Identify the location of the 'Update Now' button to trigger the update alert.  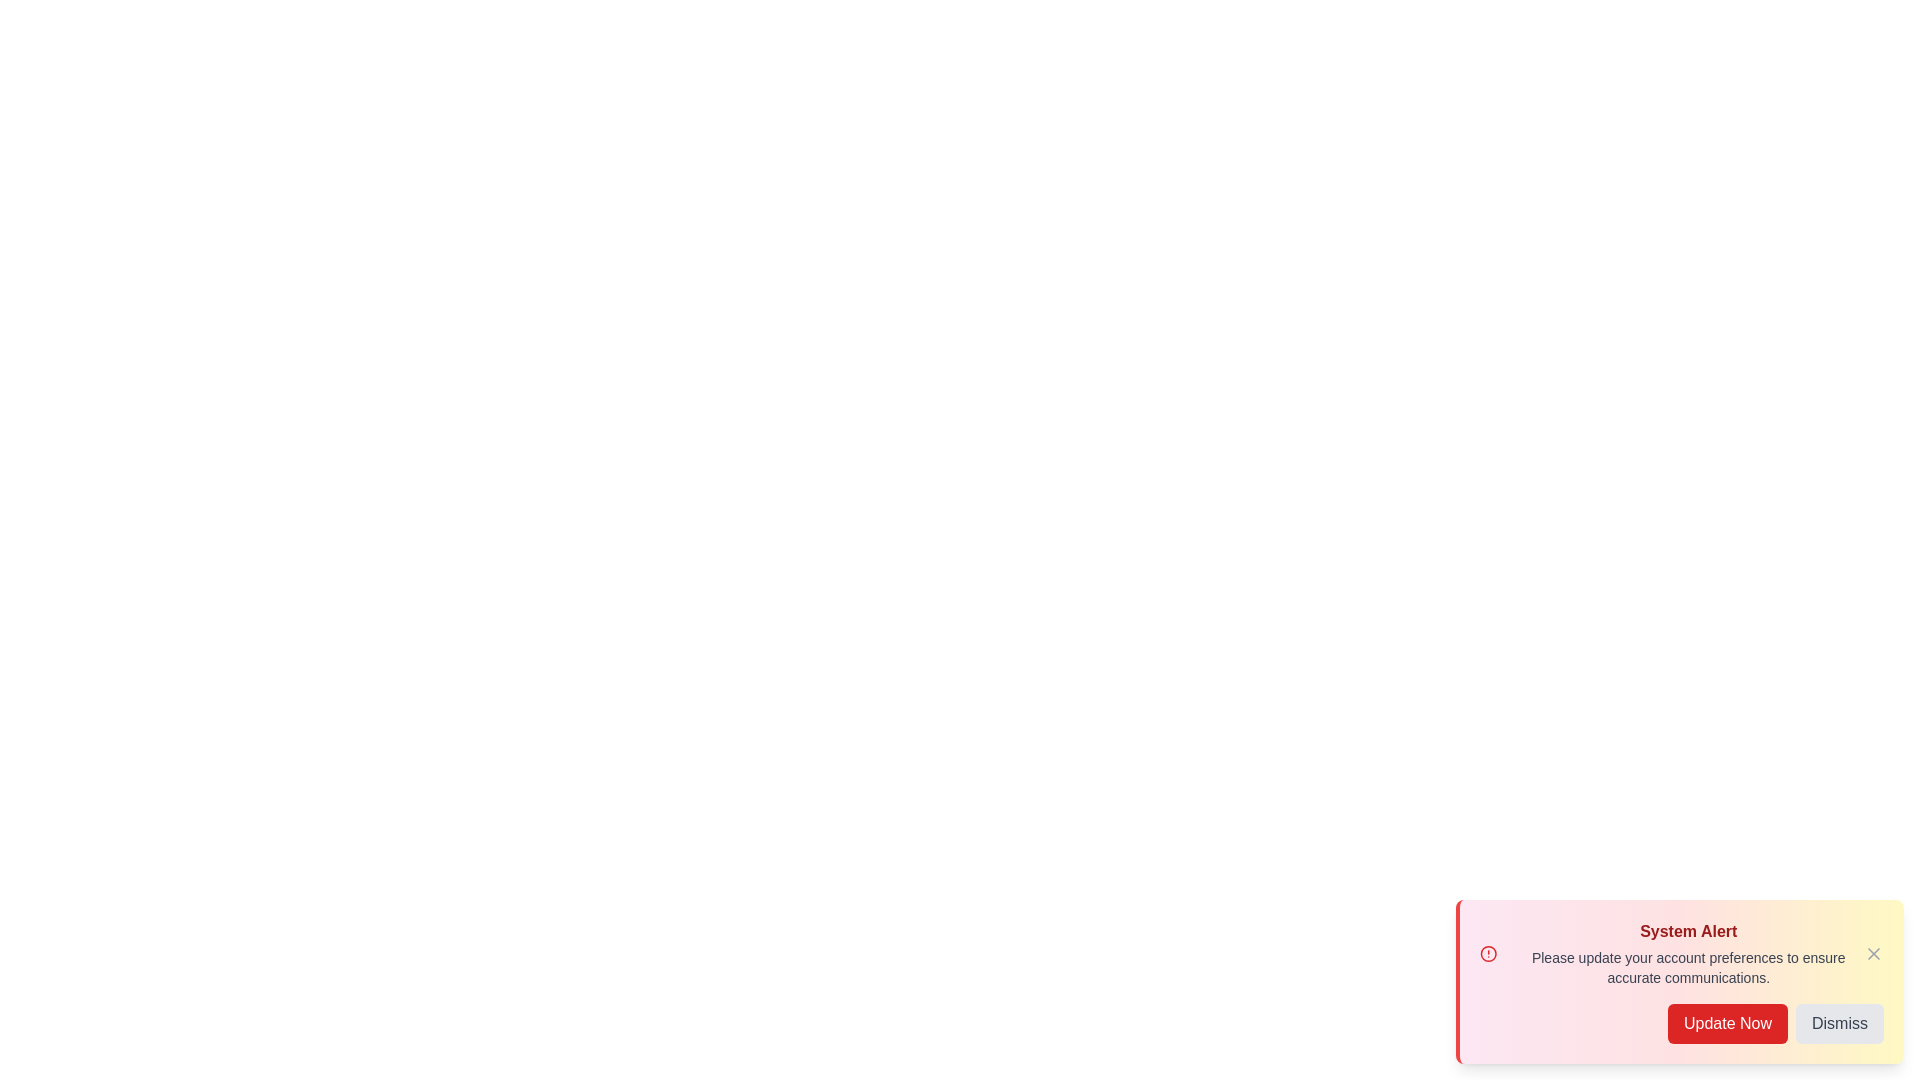
(1727, 1023).